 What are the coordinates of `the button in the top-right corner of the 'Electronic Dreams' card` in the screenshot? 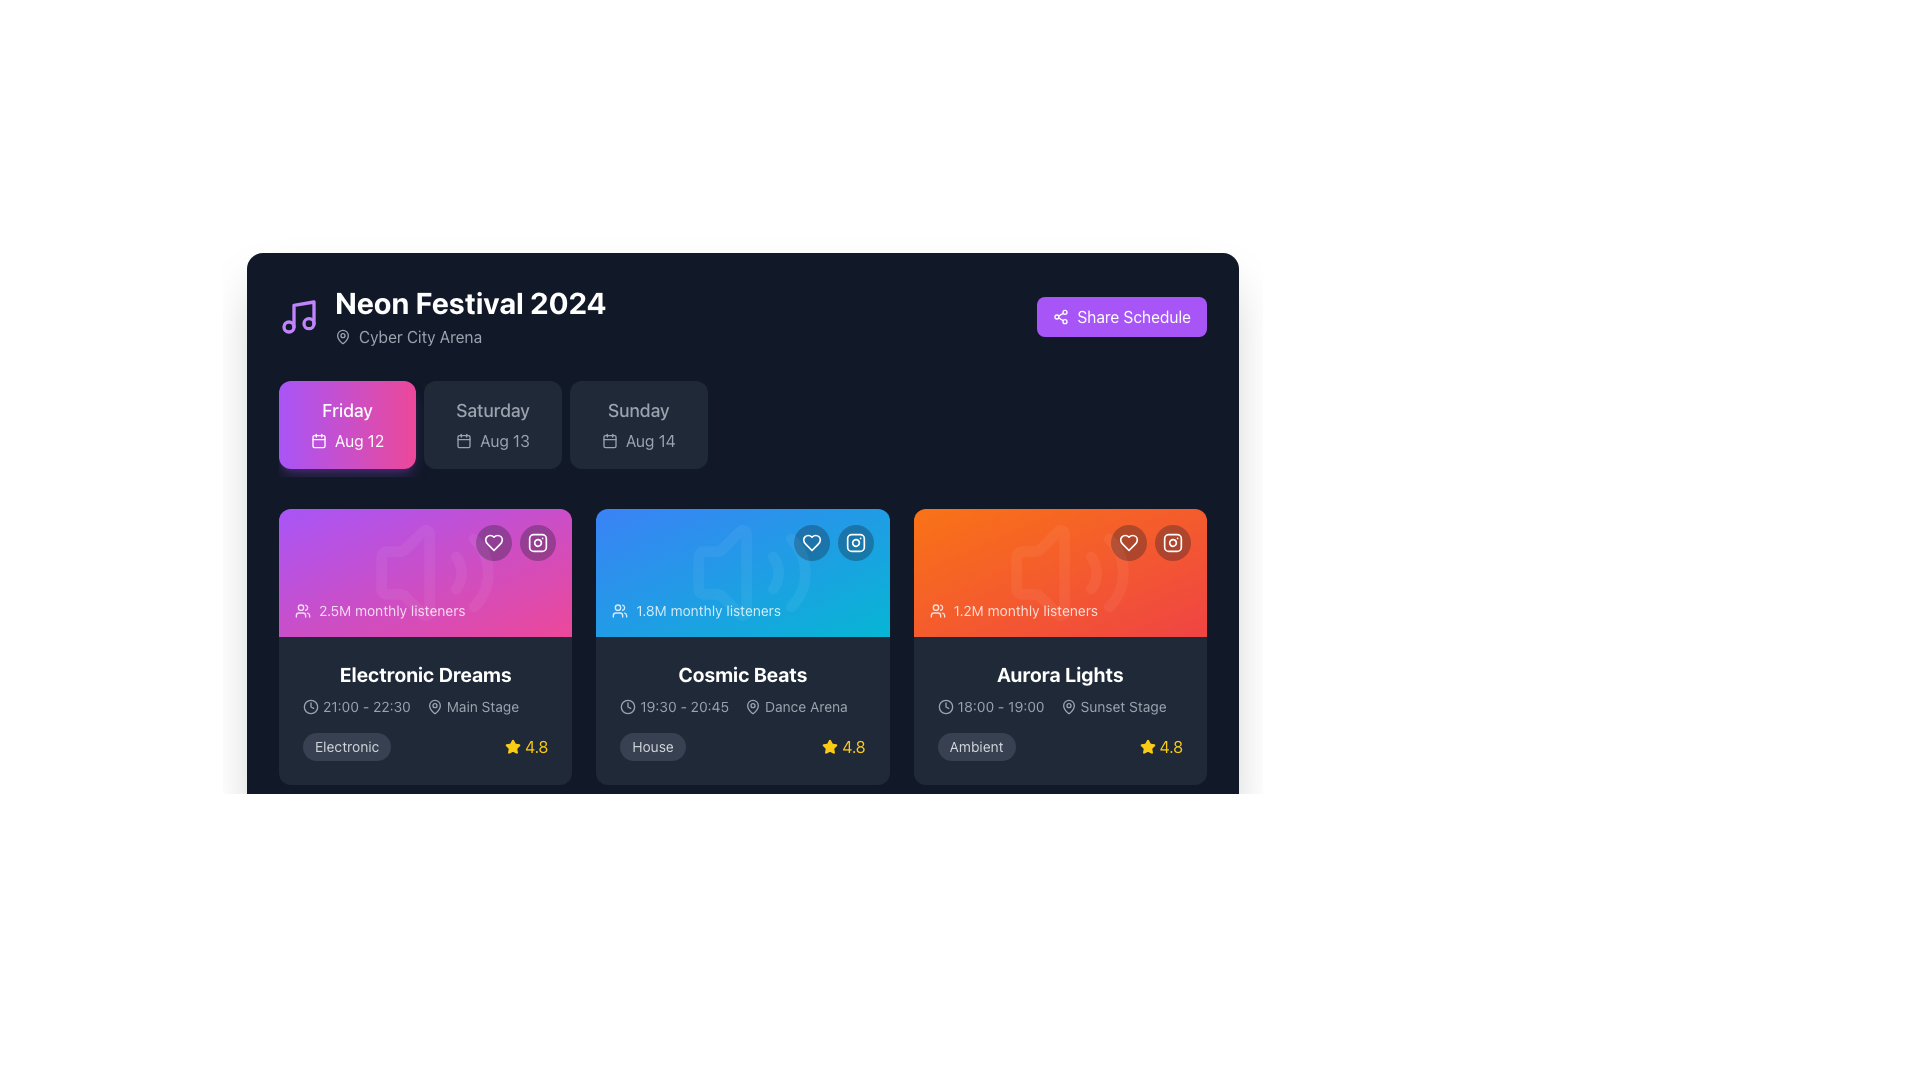 It's located at (494, 543).